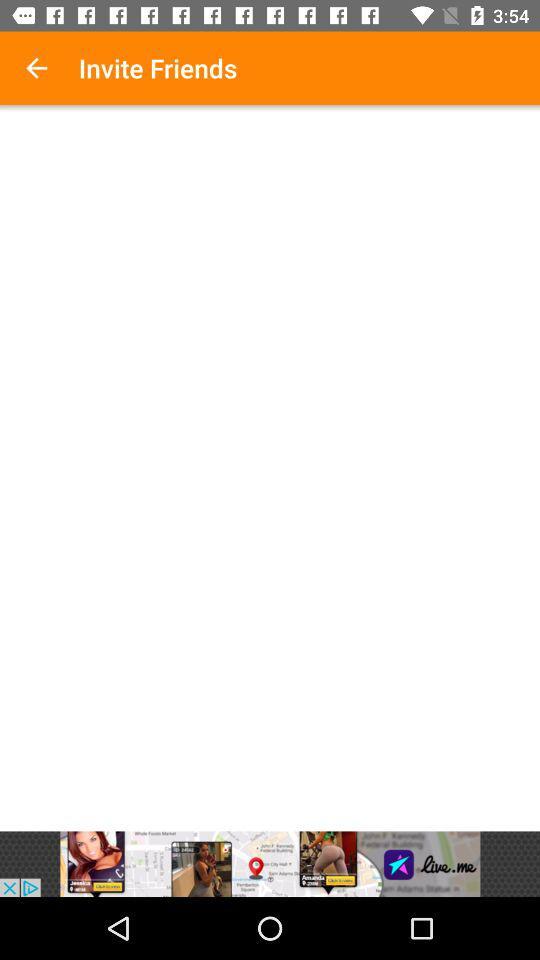  I want to click on advertisement option, so click(270, 863).